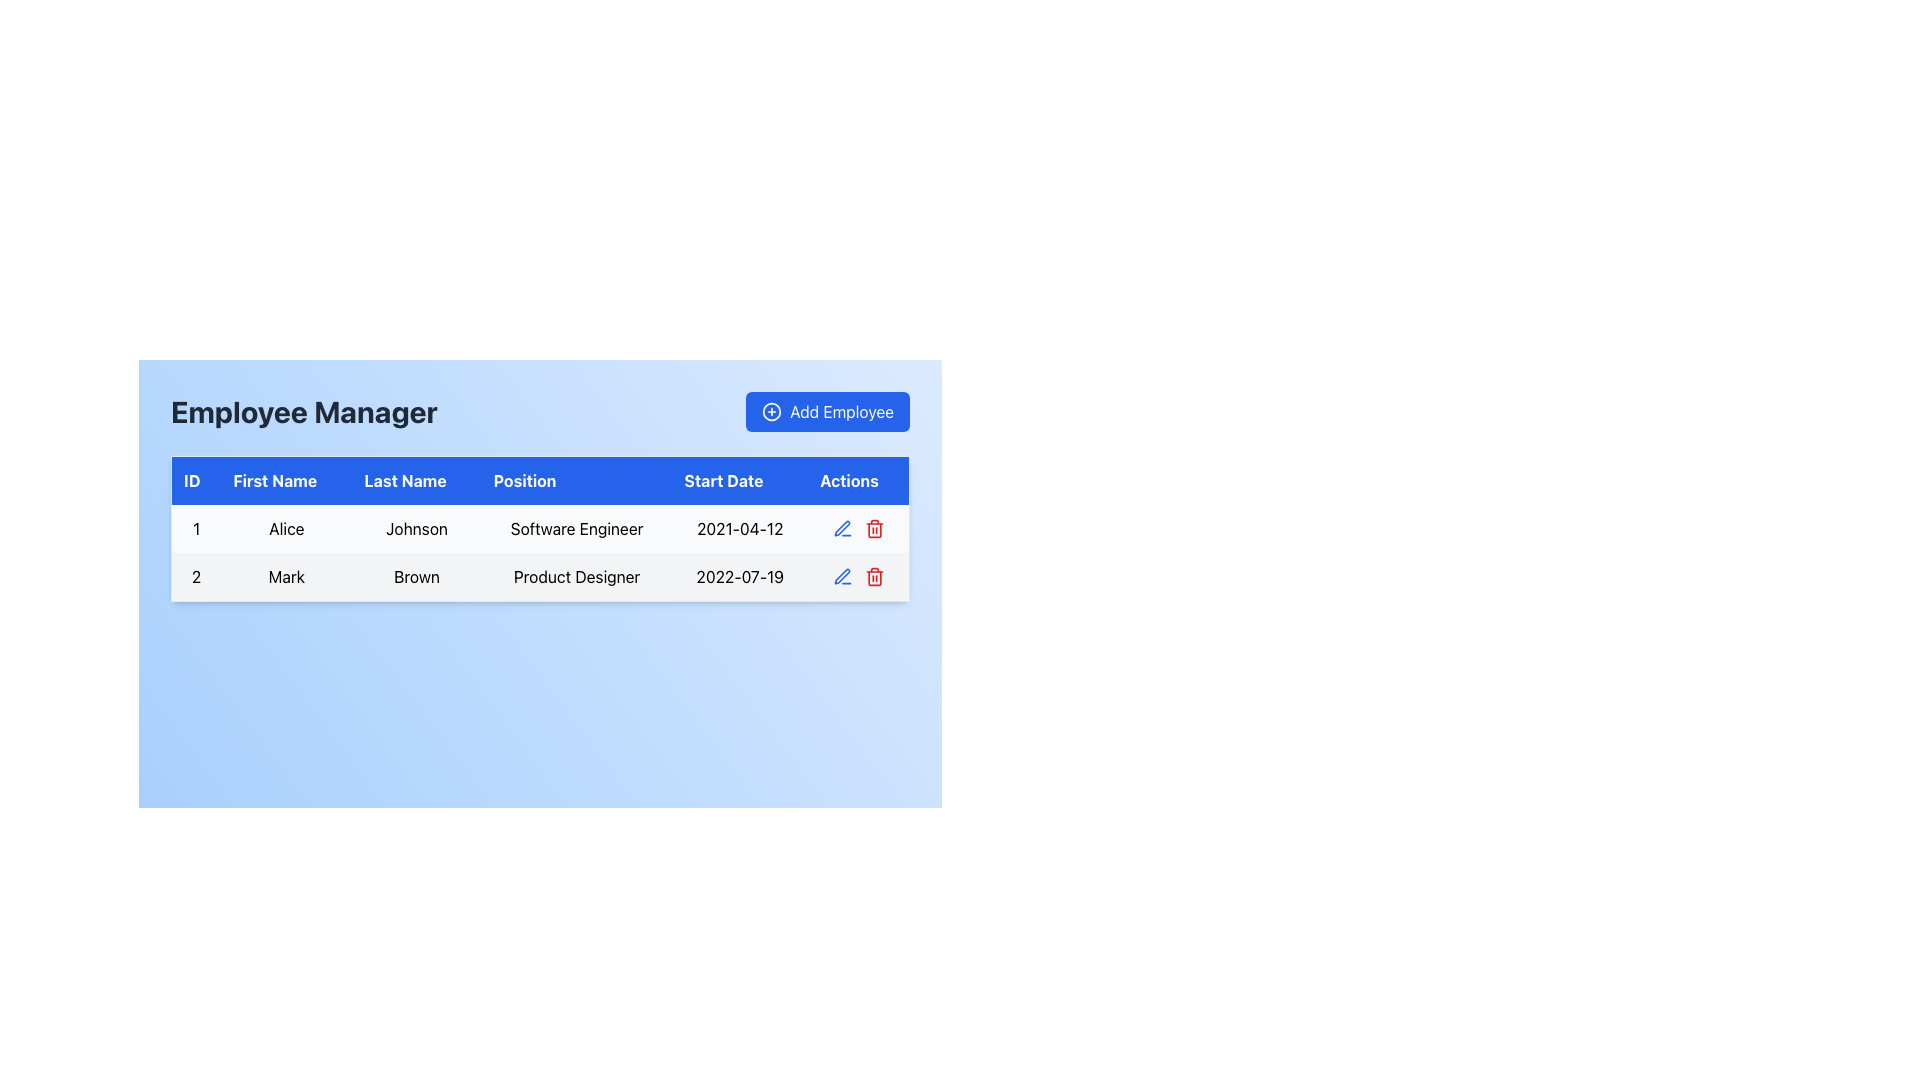 Image resolution: width=1920 pixels, height=1080 pixels. I want to click on the content of the employee details row for Mark Brown, which includes ID '2', position 'Product Designer', and start date '2022-07-19', so click(540, 577).